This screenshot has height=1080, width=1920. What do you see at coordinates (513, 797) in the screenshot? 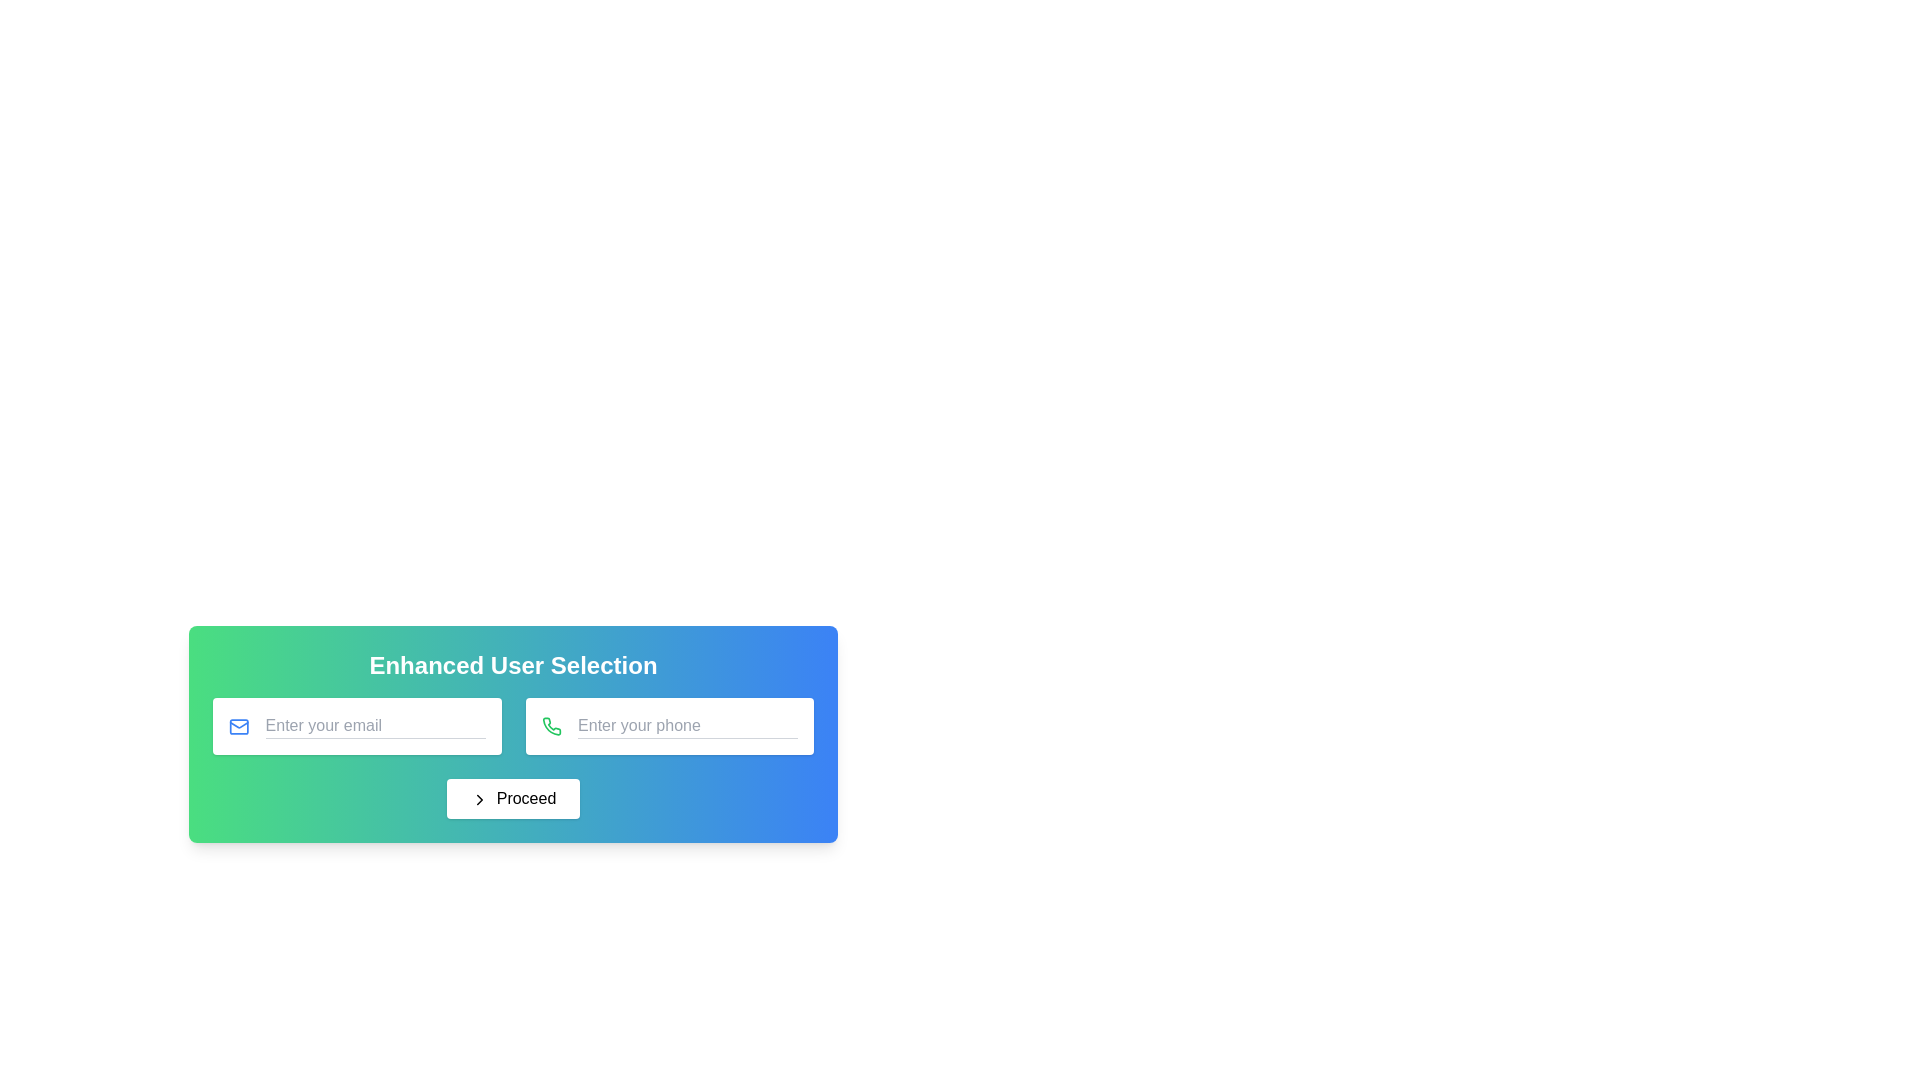
I see `the 'Proceed' button with a rounded white background and chevron icon to observe its color change` at bounding box center [513, 797].